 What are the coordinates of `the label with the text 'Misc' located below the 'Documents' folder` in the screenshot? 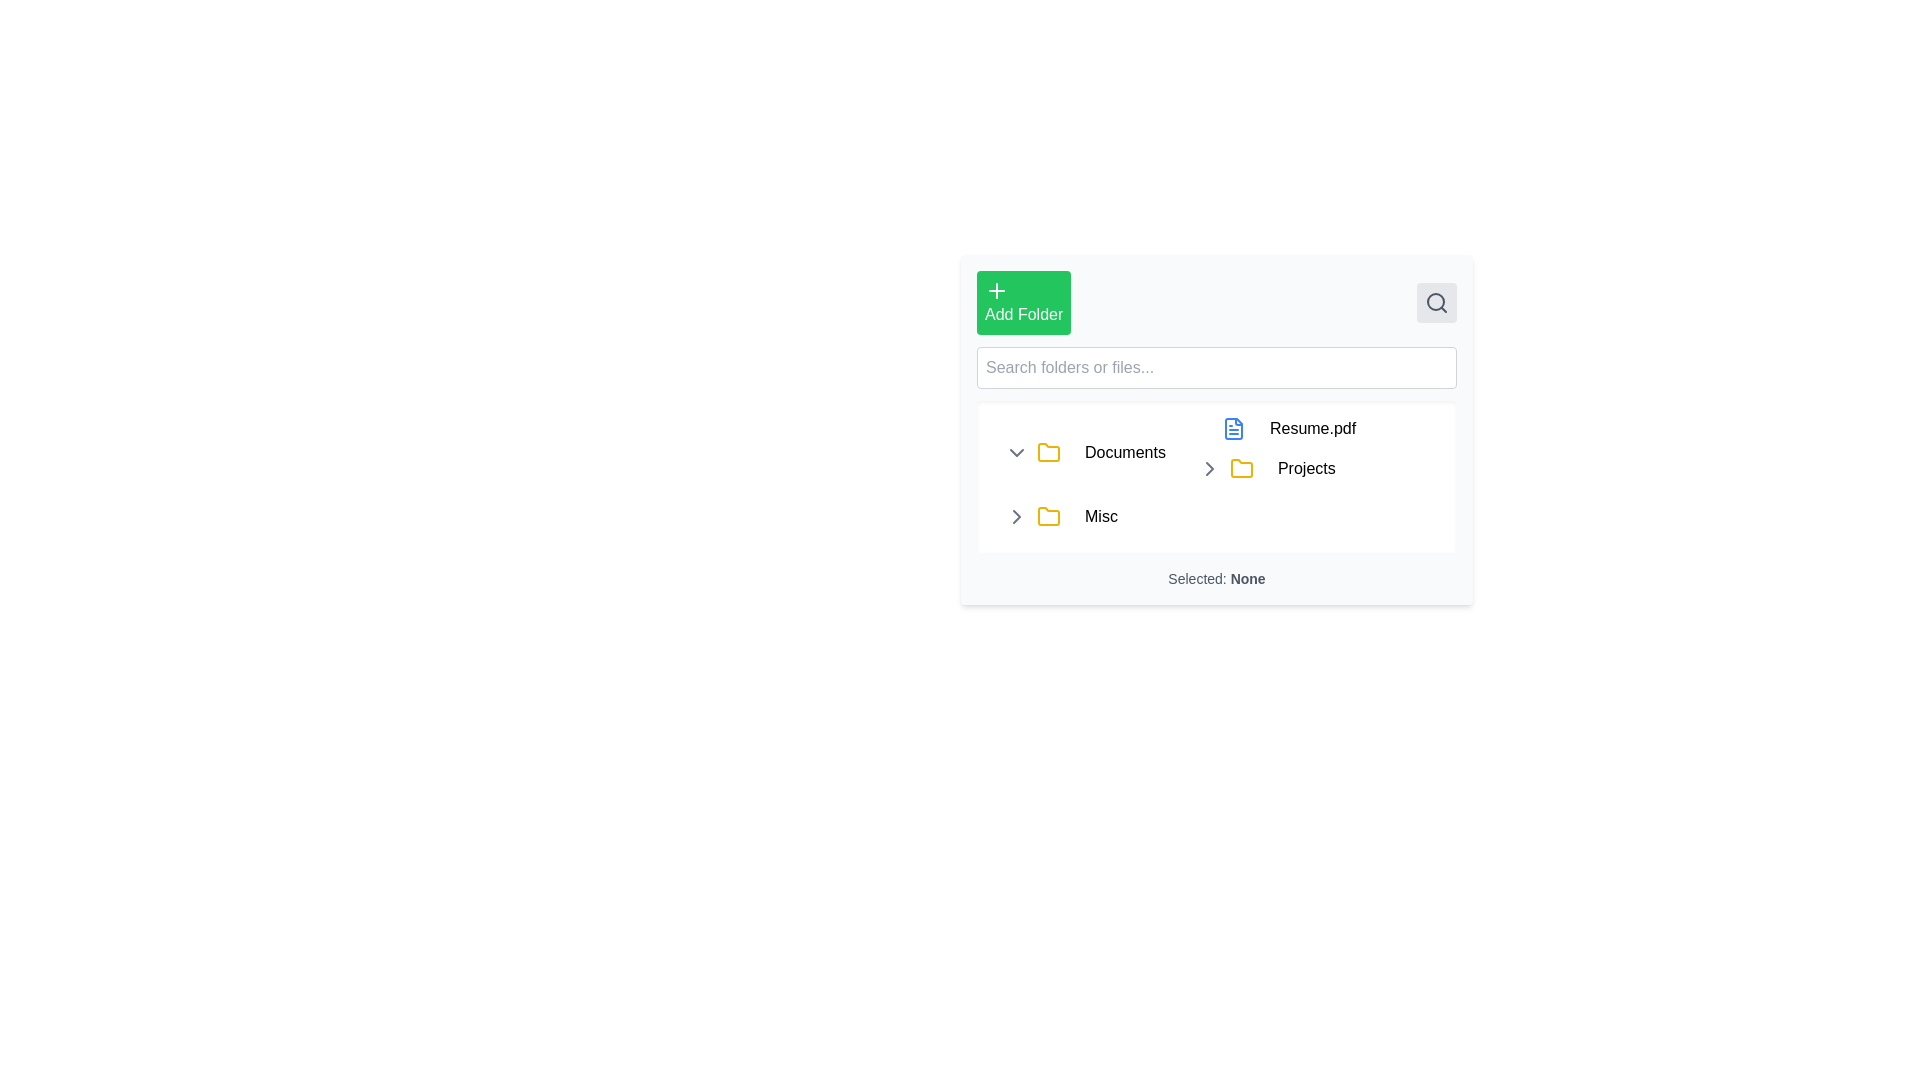 It's located at (1100, 515).